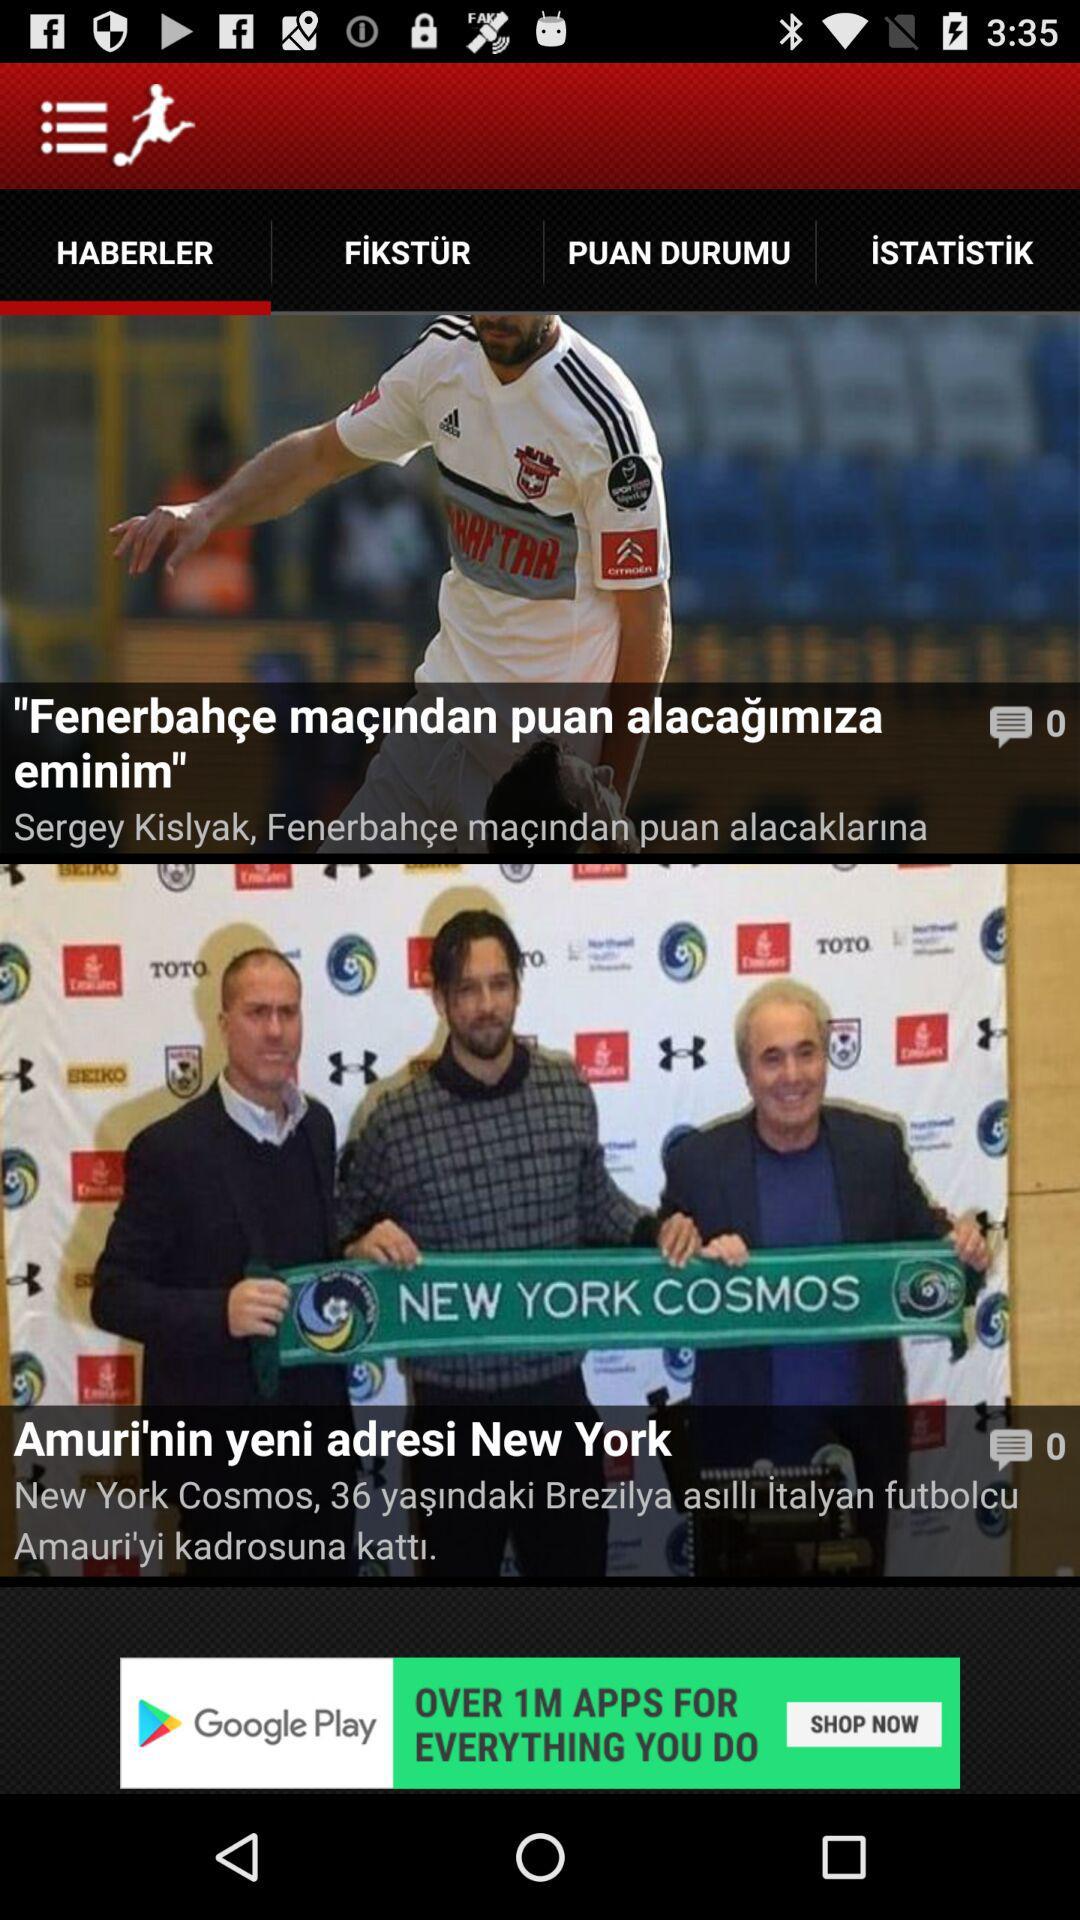  Describe the element at coordinates (678, 251) in the screenshot. I see `the puan durumu icon` at that location.